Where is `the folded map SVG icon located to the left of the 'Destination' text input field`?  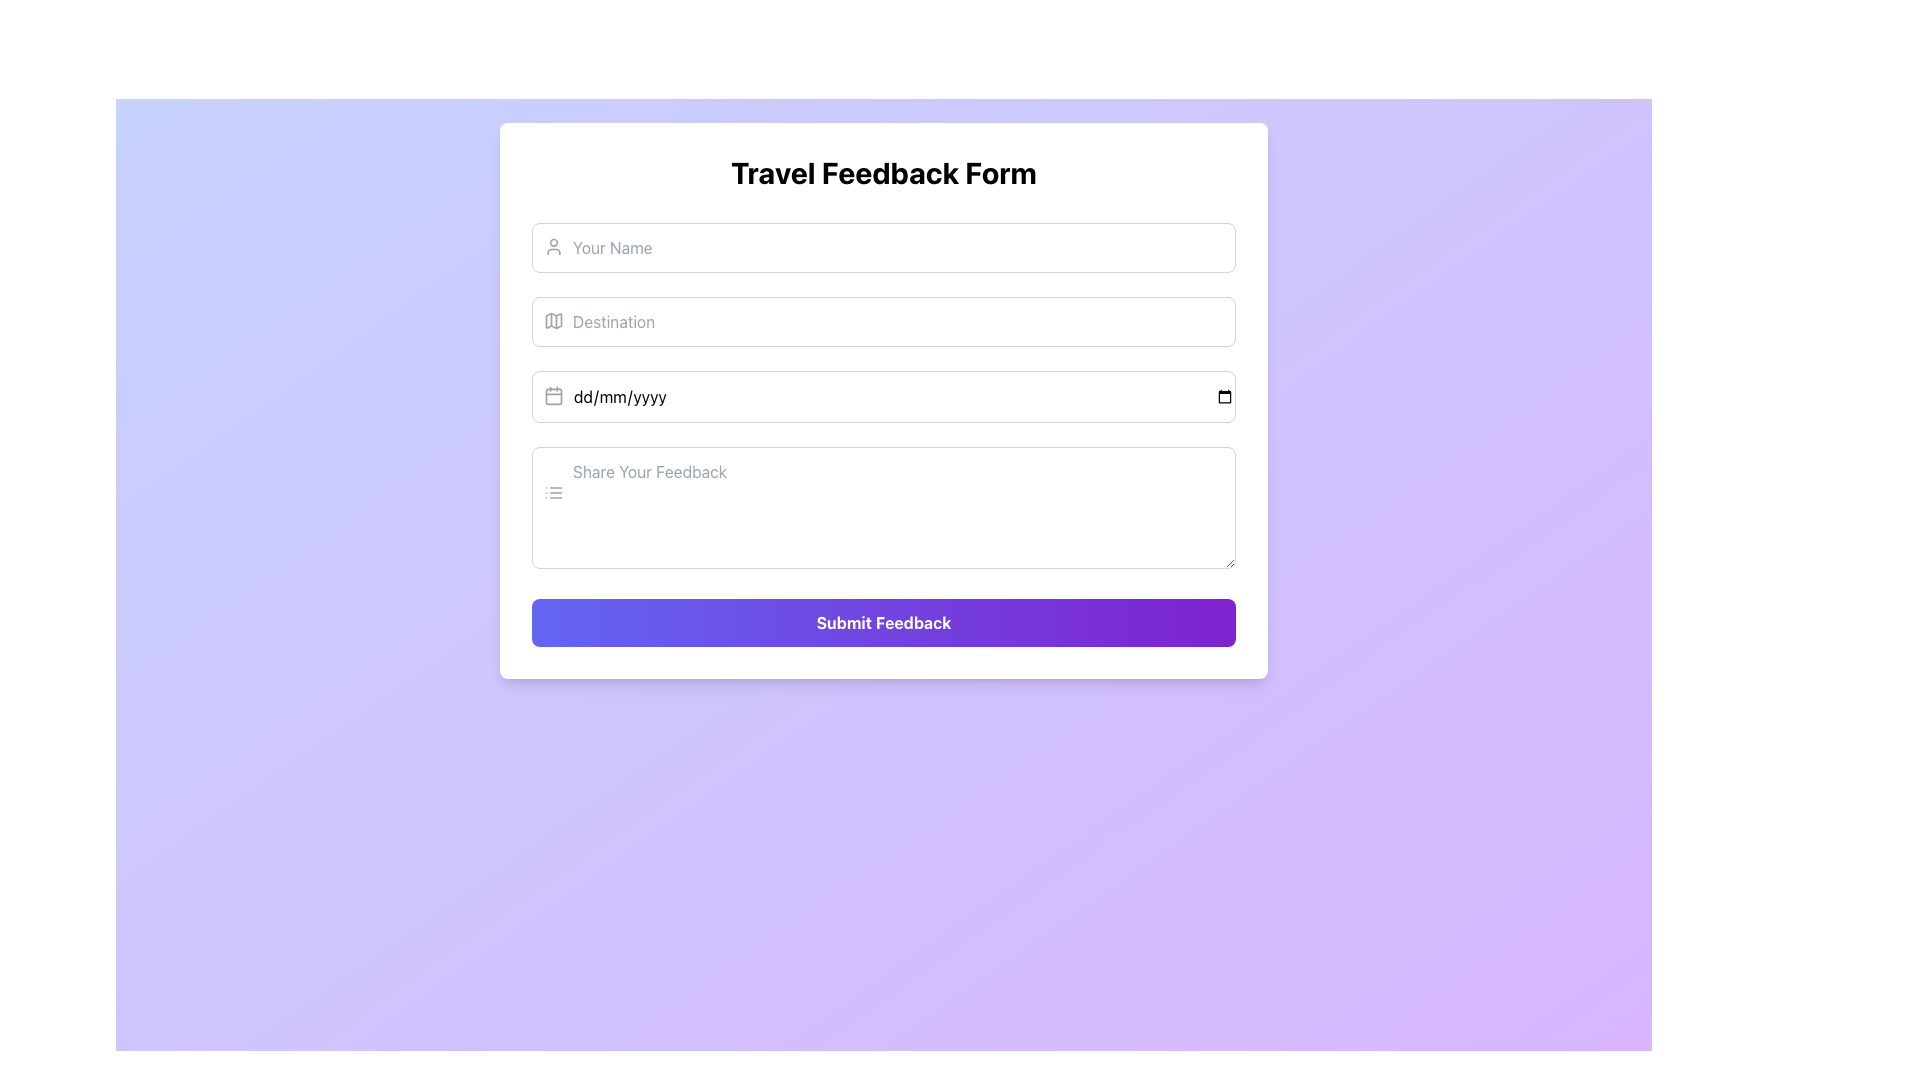 the folded map SVG icon located to the left of the 'Destination' text input field is located at coordinates (553, 319).